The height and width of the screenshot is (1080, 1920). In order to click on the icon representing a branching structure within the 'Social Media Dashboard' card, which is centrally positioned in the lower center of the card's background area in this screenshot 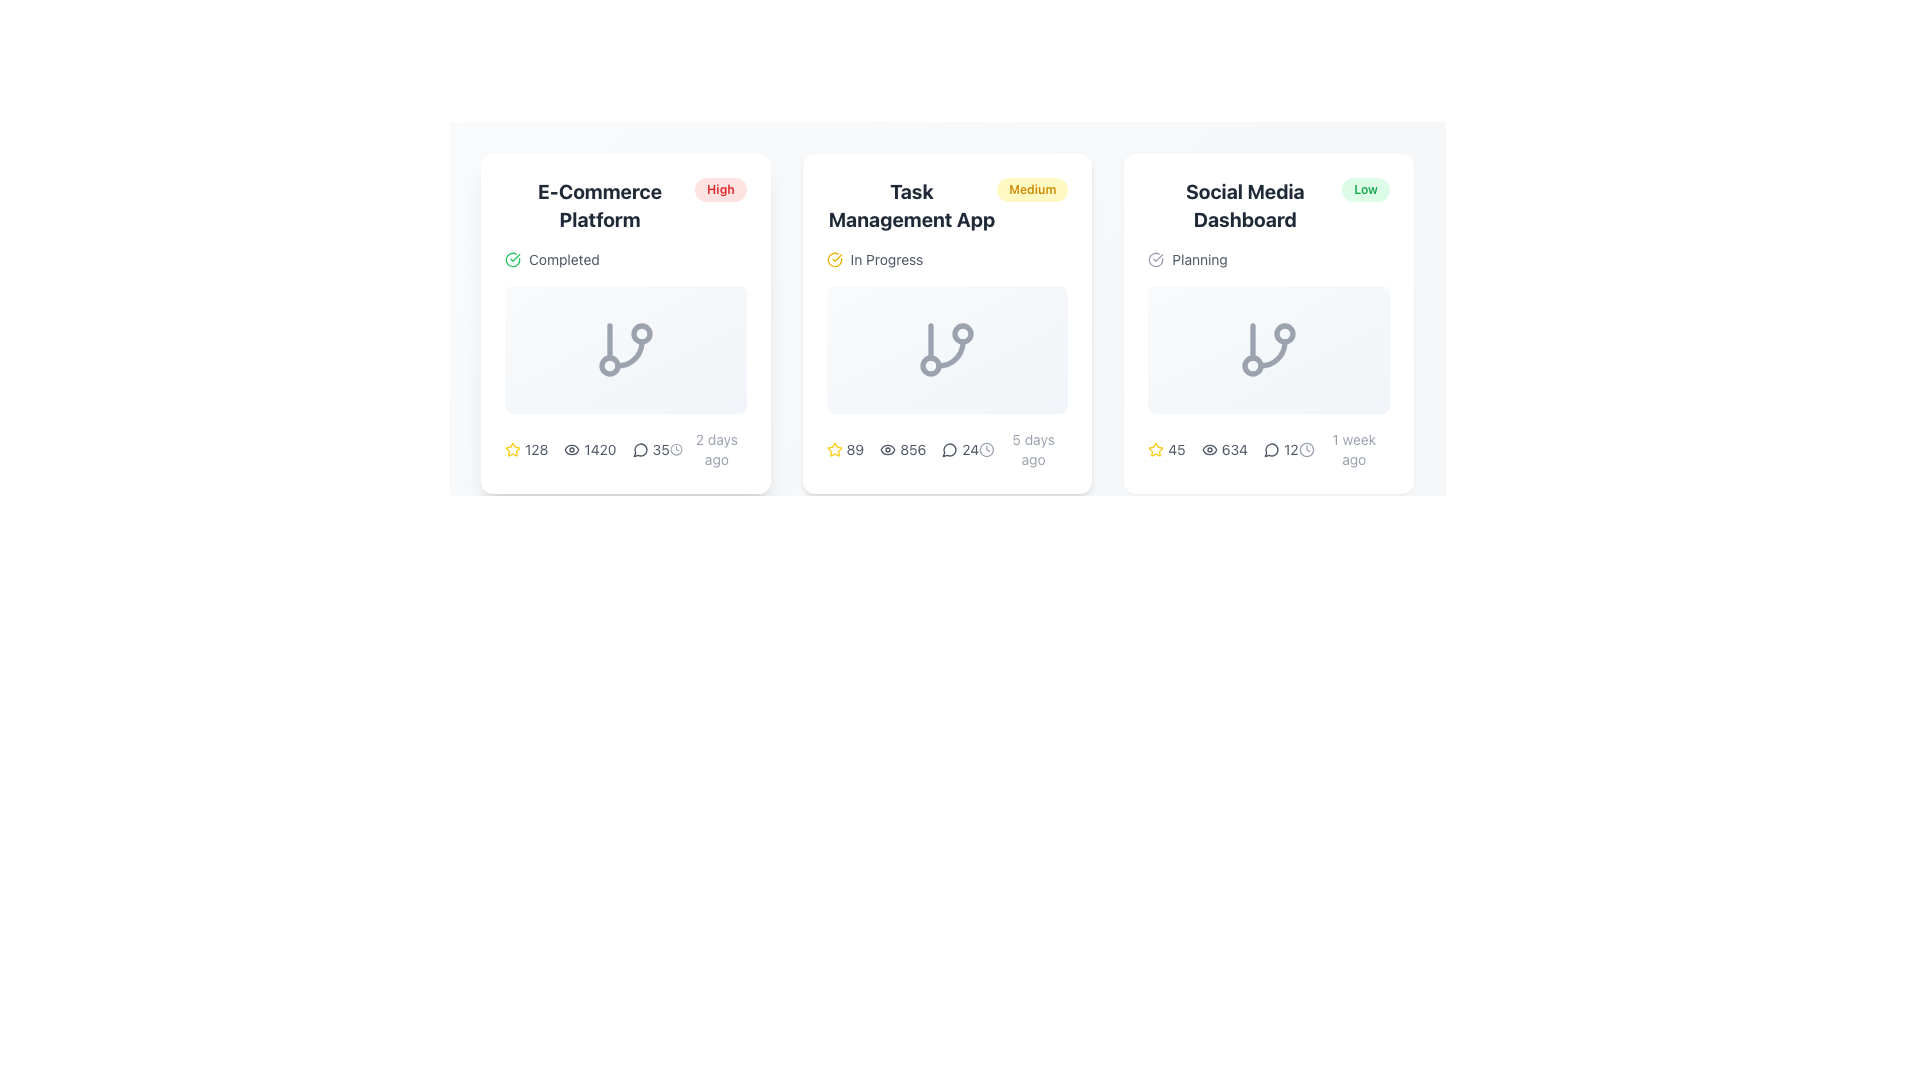, I will do `click(1268, 349)`.